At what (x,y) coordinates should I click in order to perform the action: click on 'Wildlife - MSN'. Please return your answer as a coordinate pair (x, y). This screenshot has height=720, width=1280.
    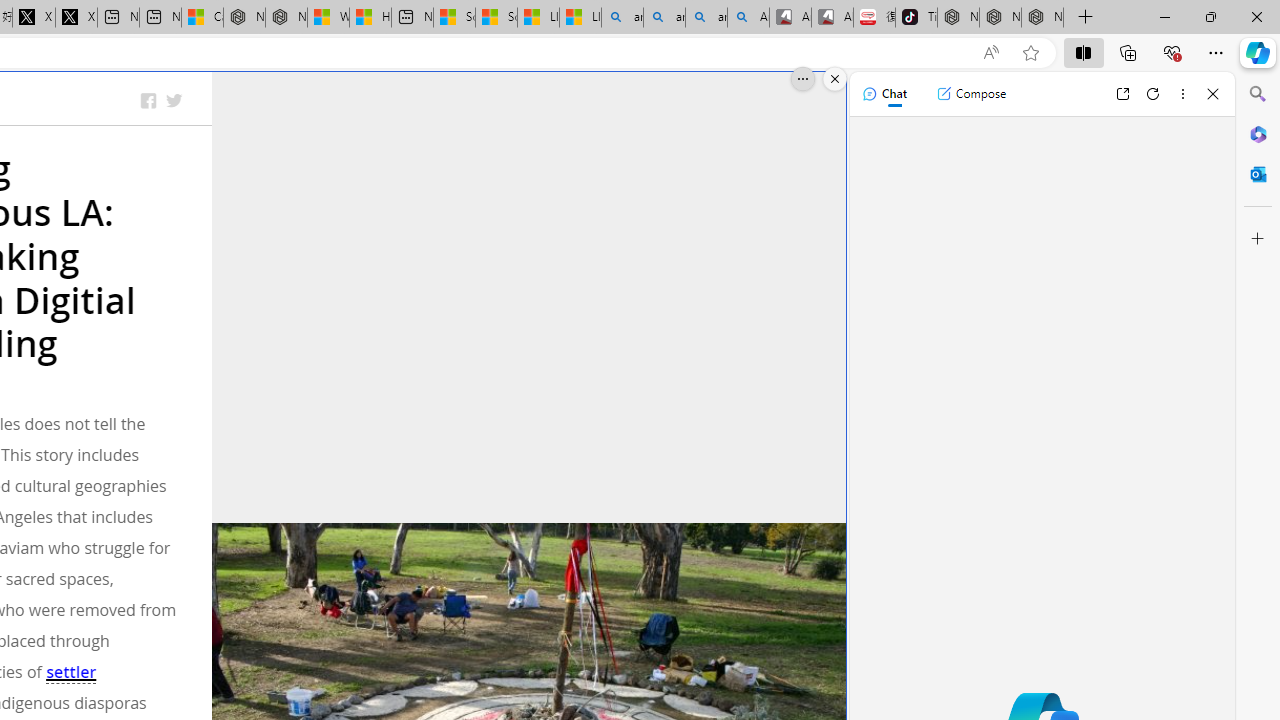
    Looking at the image, I should click on (328, 17).